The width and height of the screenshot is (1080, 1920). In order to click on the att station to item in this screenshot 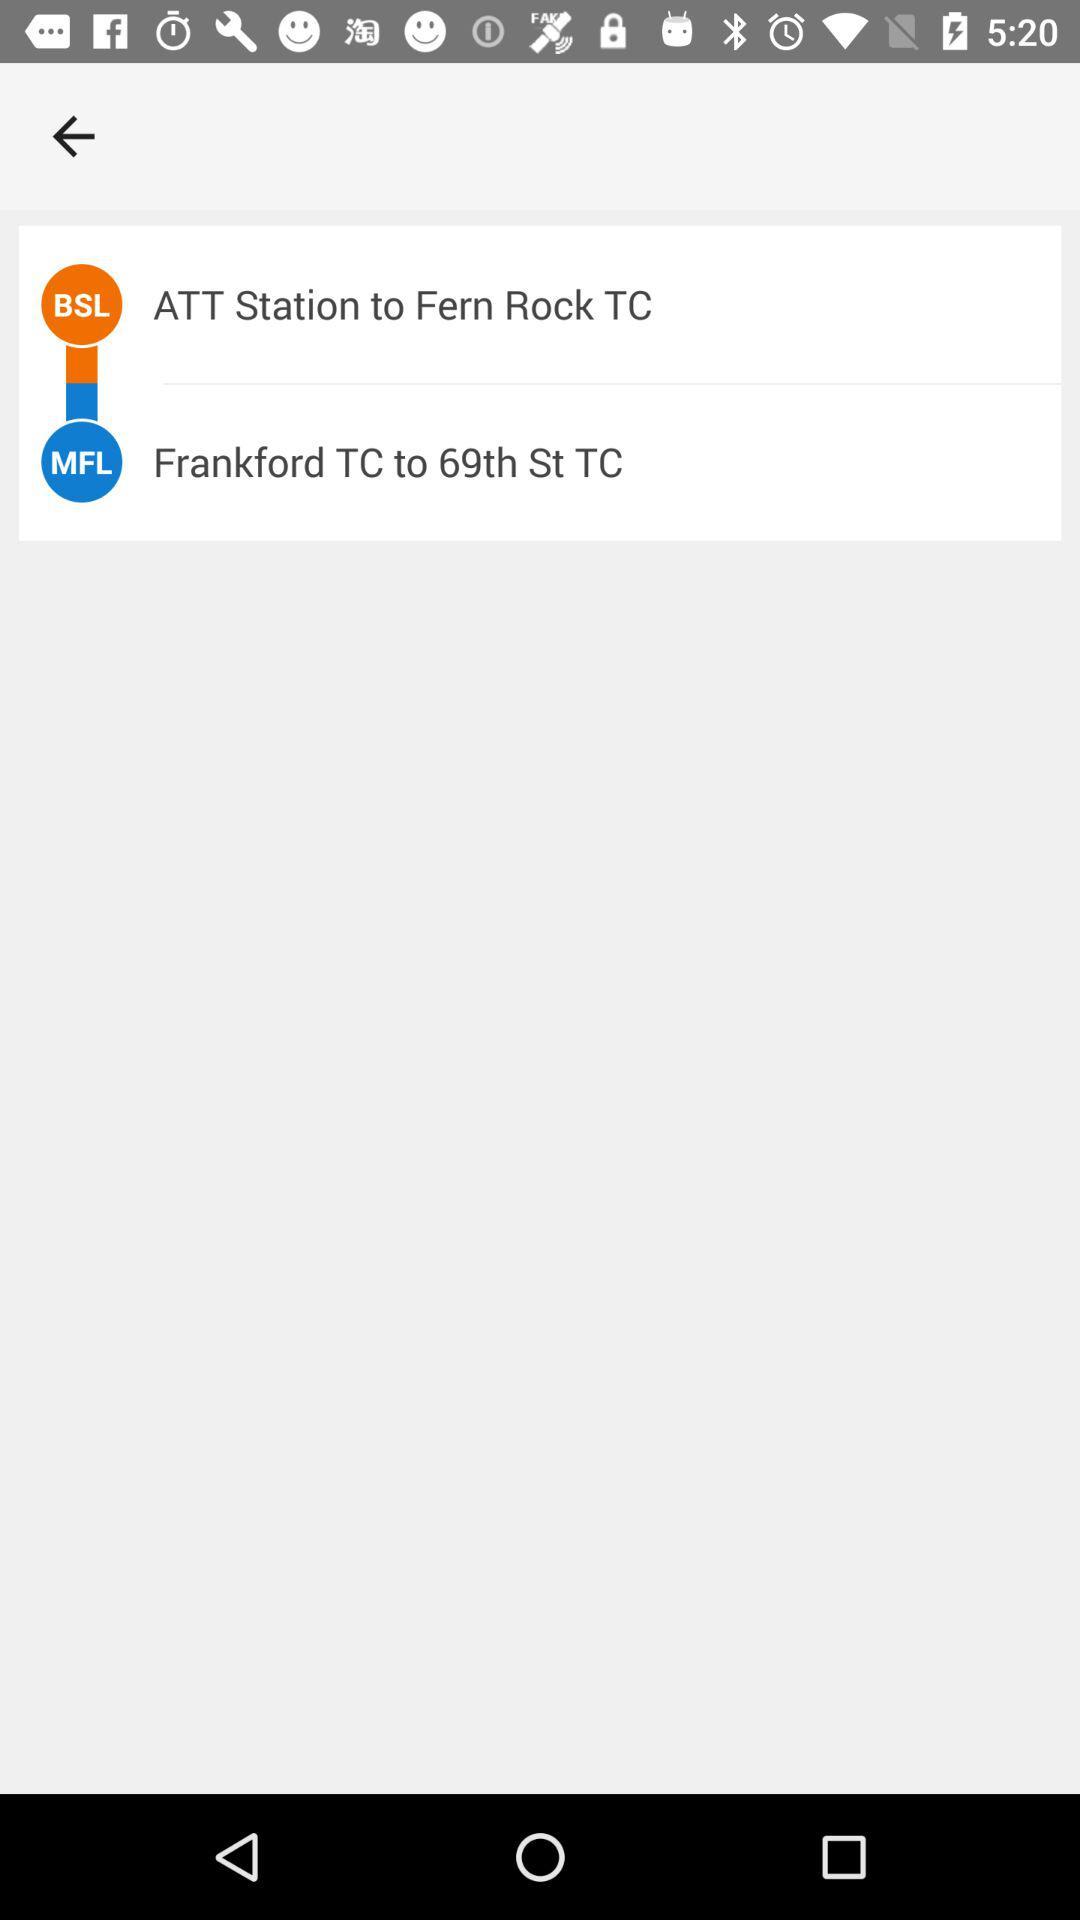, I will do `click(606, 303)`.